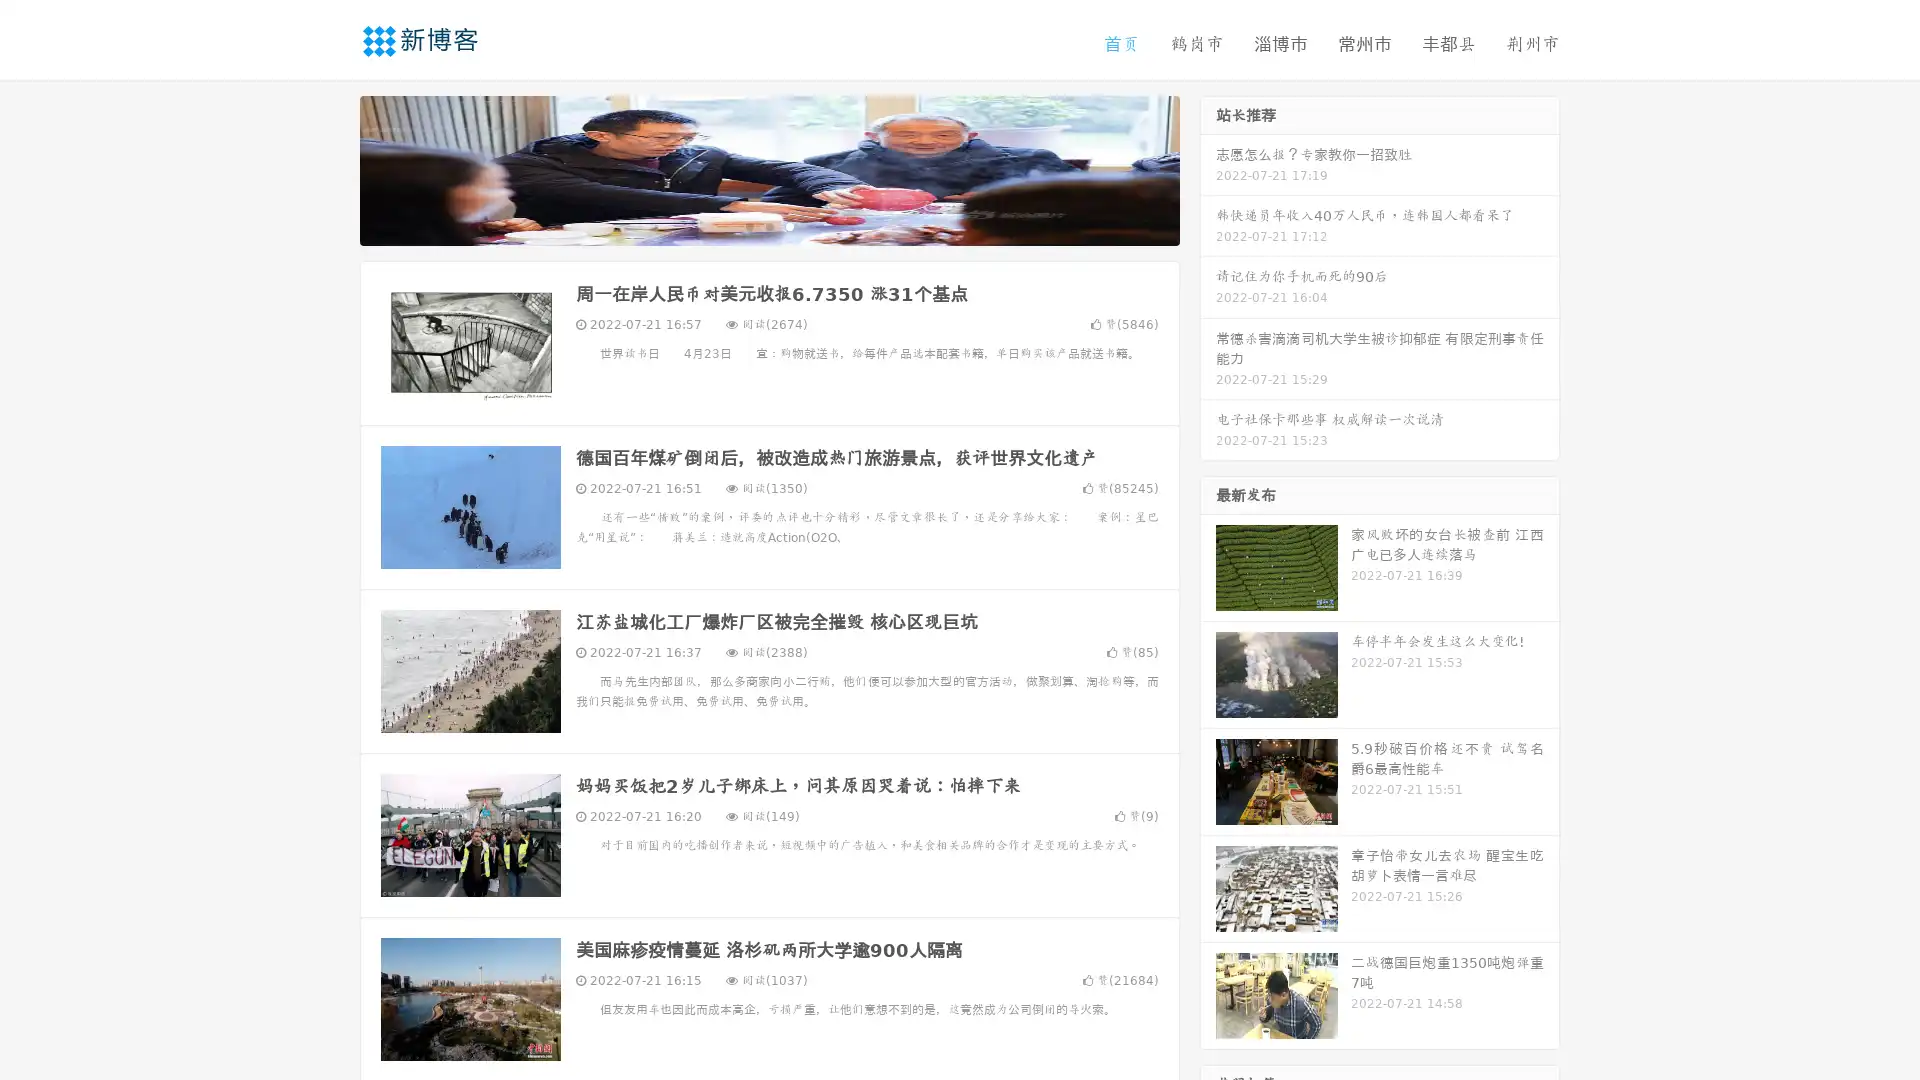 The width and height of the screenshot is (1920, 1080). Describe the element at coordinates (330, 168) in the screenshot. I see `Previous slide` at that location.